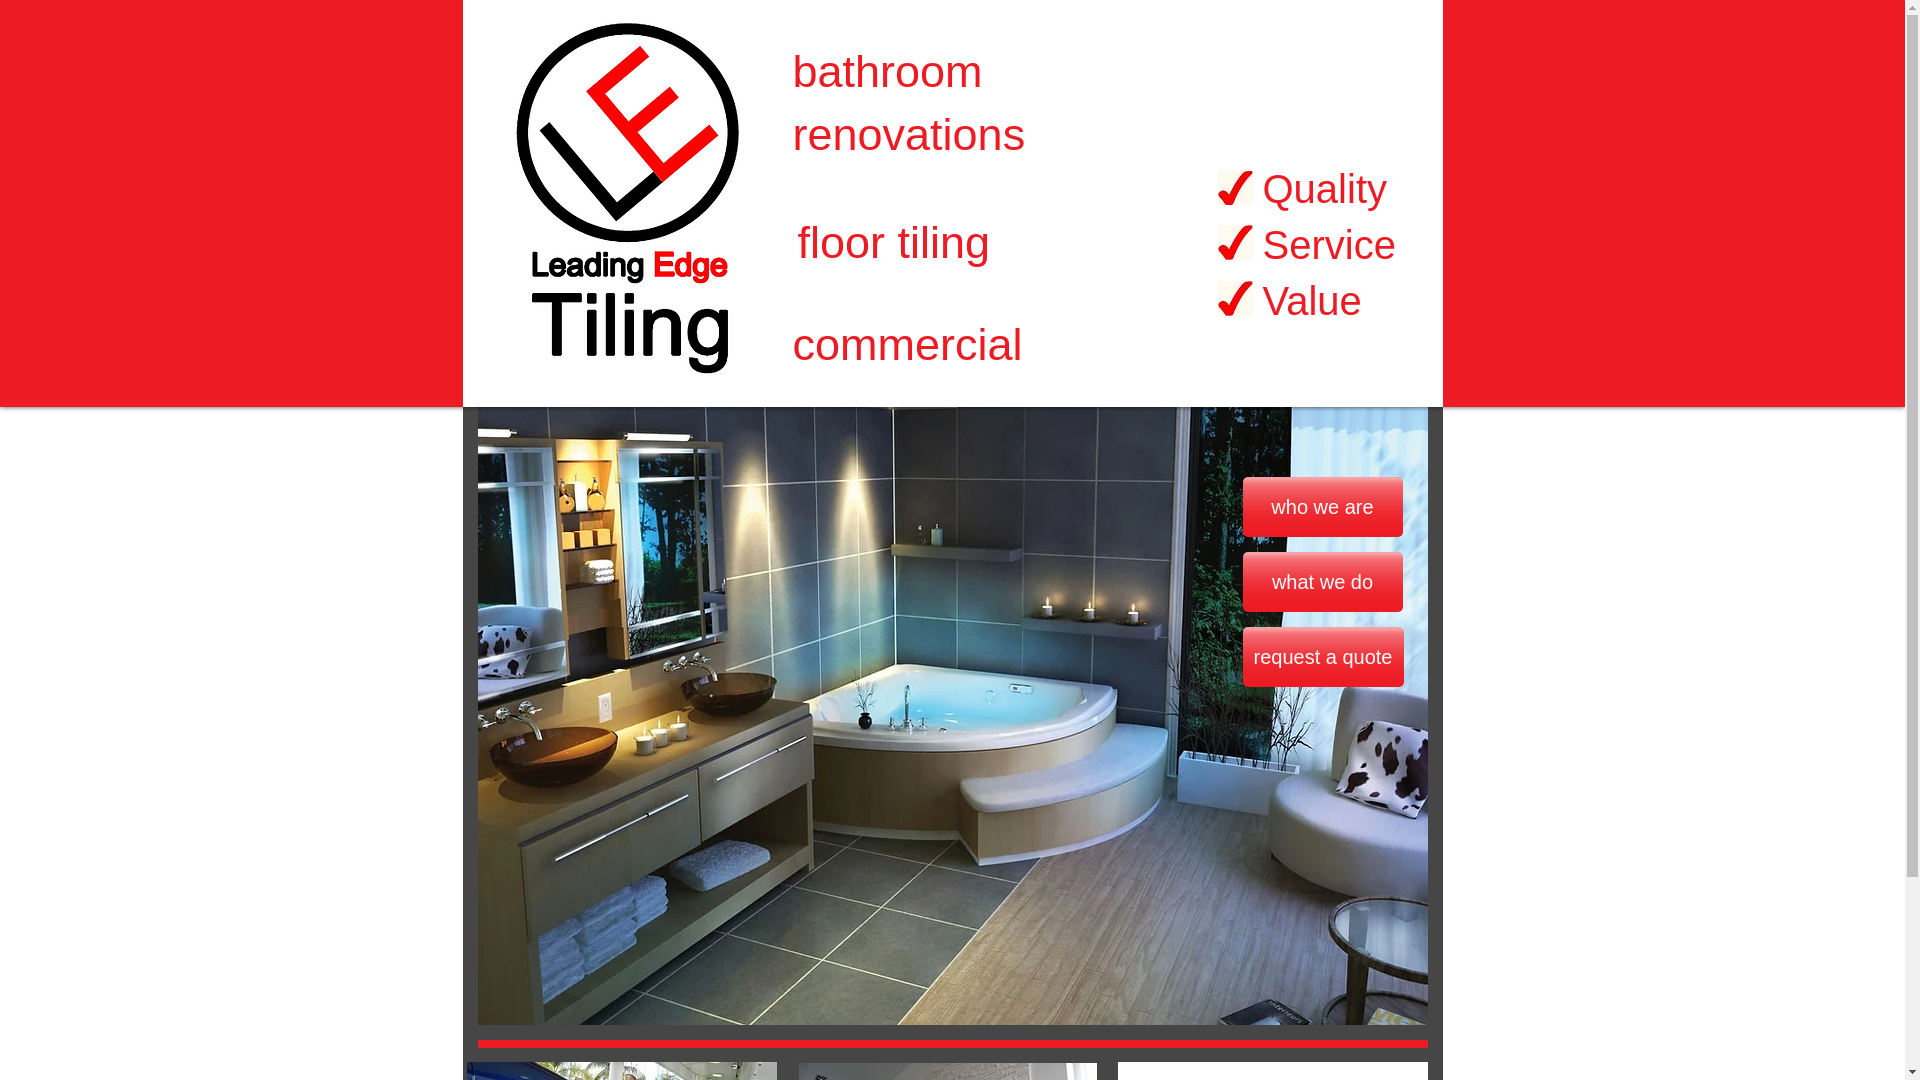 The image size is (1920, 1080). I want to click on 'request a quote', so click(1322, 656).